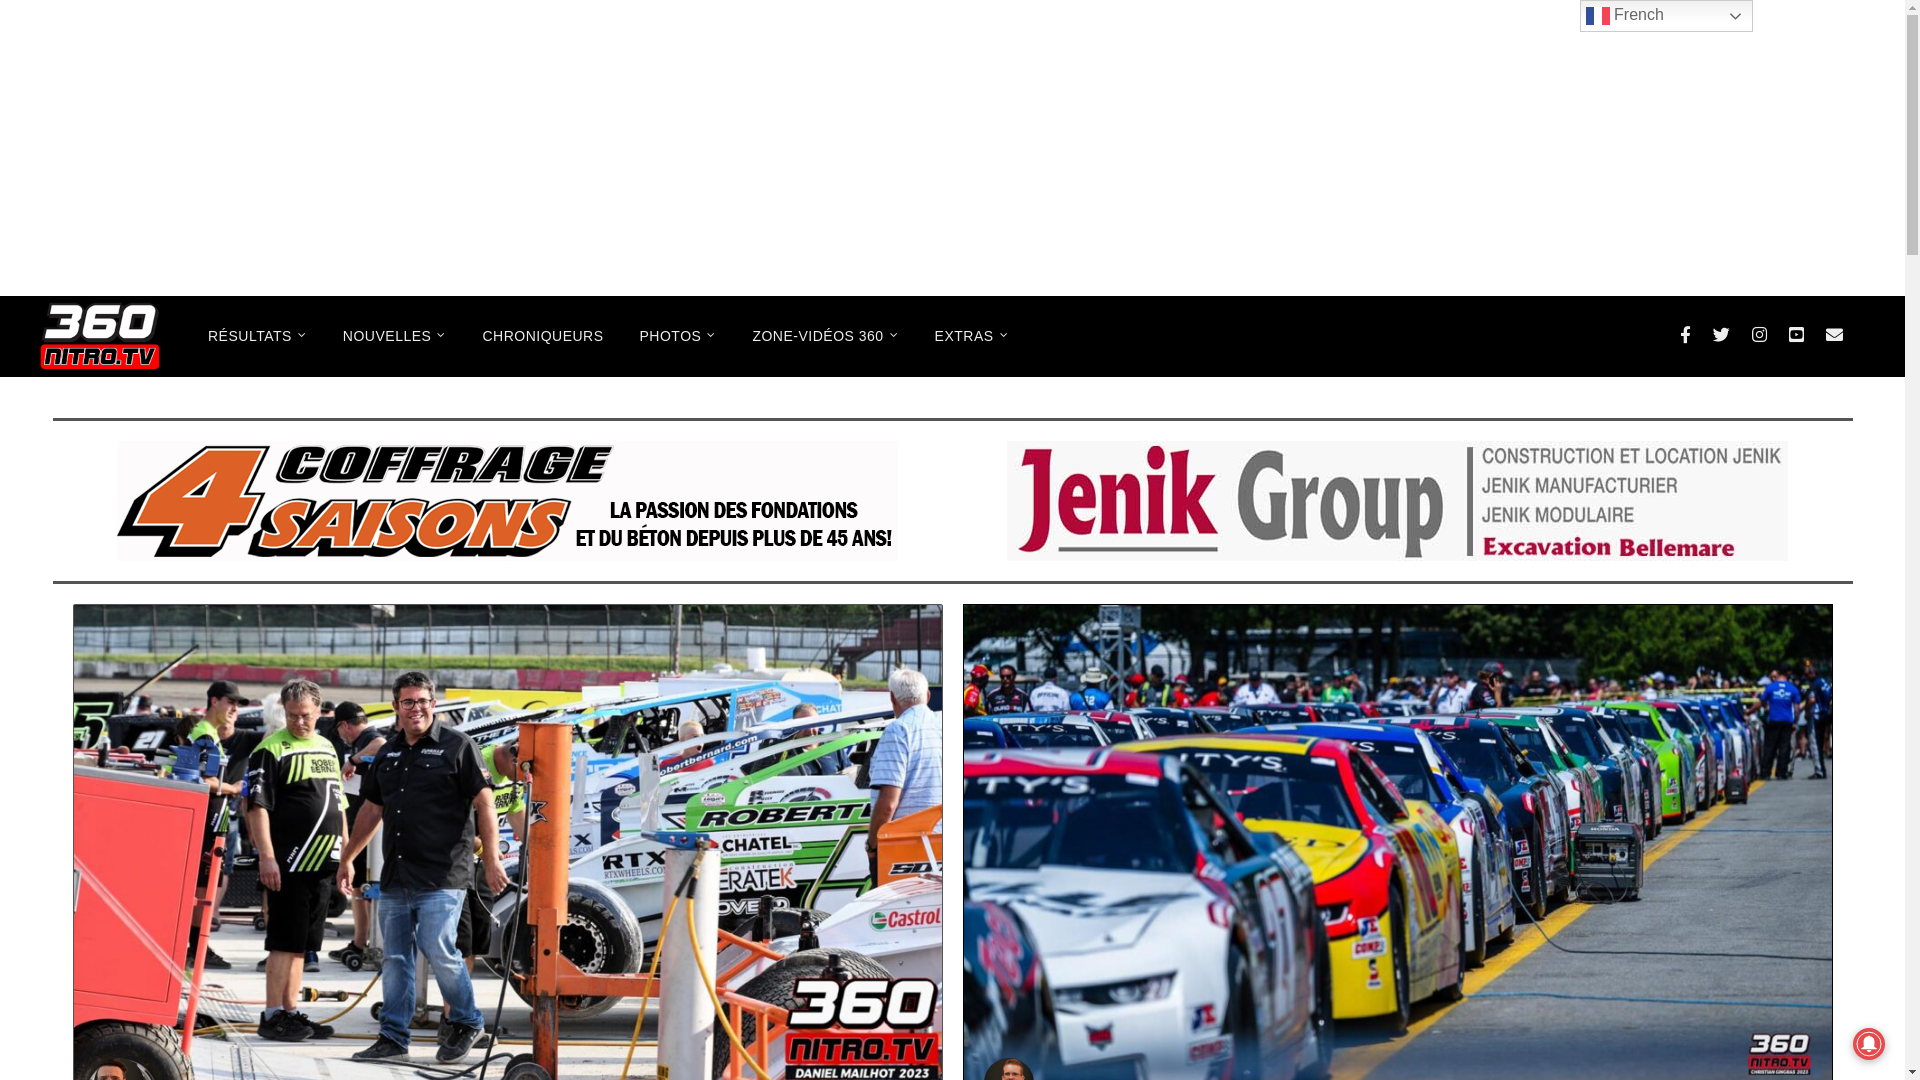 The width and height of the screenshot is (1920, 1080). What do you see at coordinates (678, 334) in the screenshot?
I see `'PHOTOS'` at bounding box center [678, 334].